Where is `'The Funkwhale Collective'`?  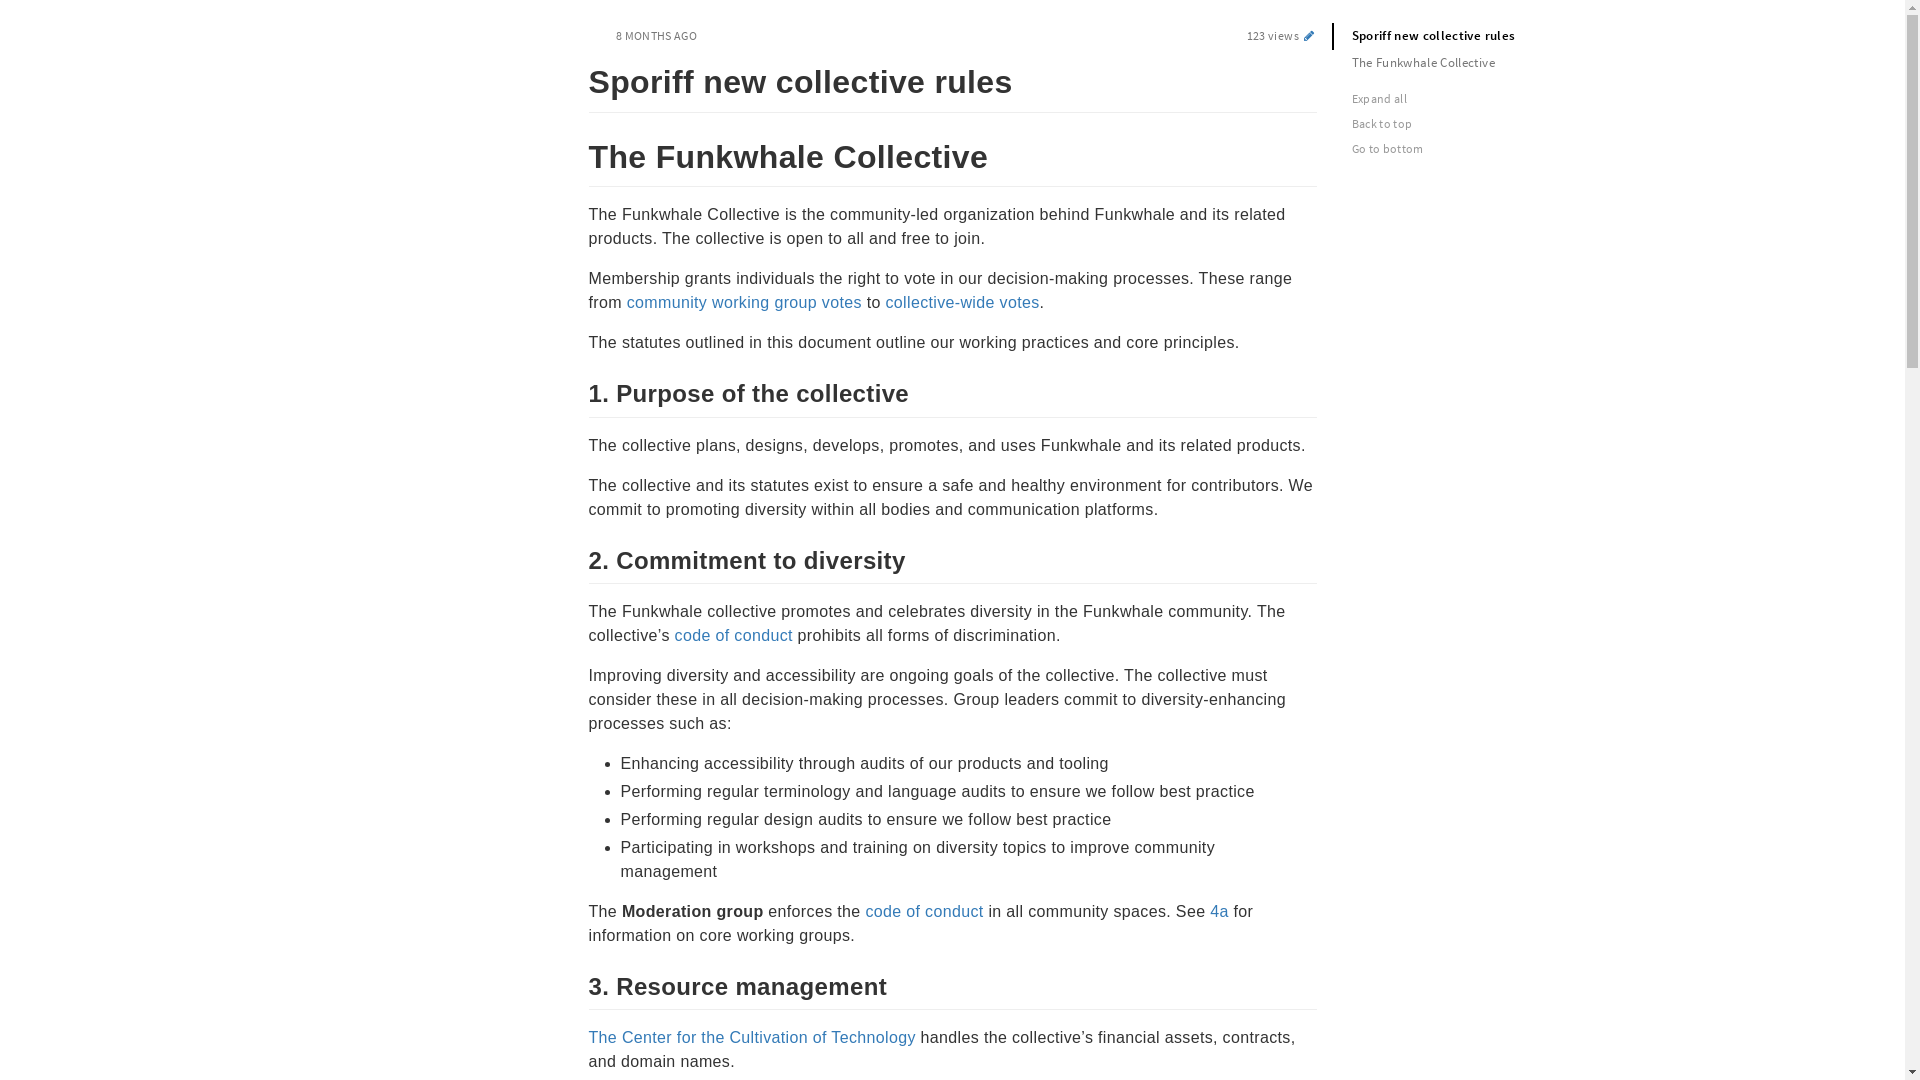
'The Funkwhale Collective' is located at coordinates (1465, 62).